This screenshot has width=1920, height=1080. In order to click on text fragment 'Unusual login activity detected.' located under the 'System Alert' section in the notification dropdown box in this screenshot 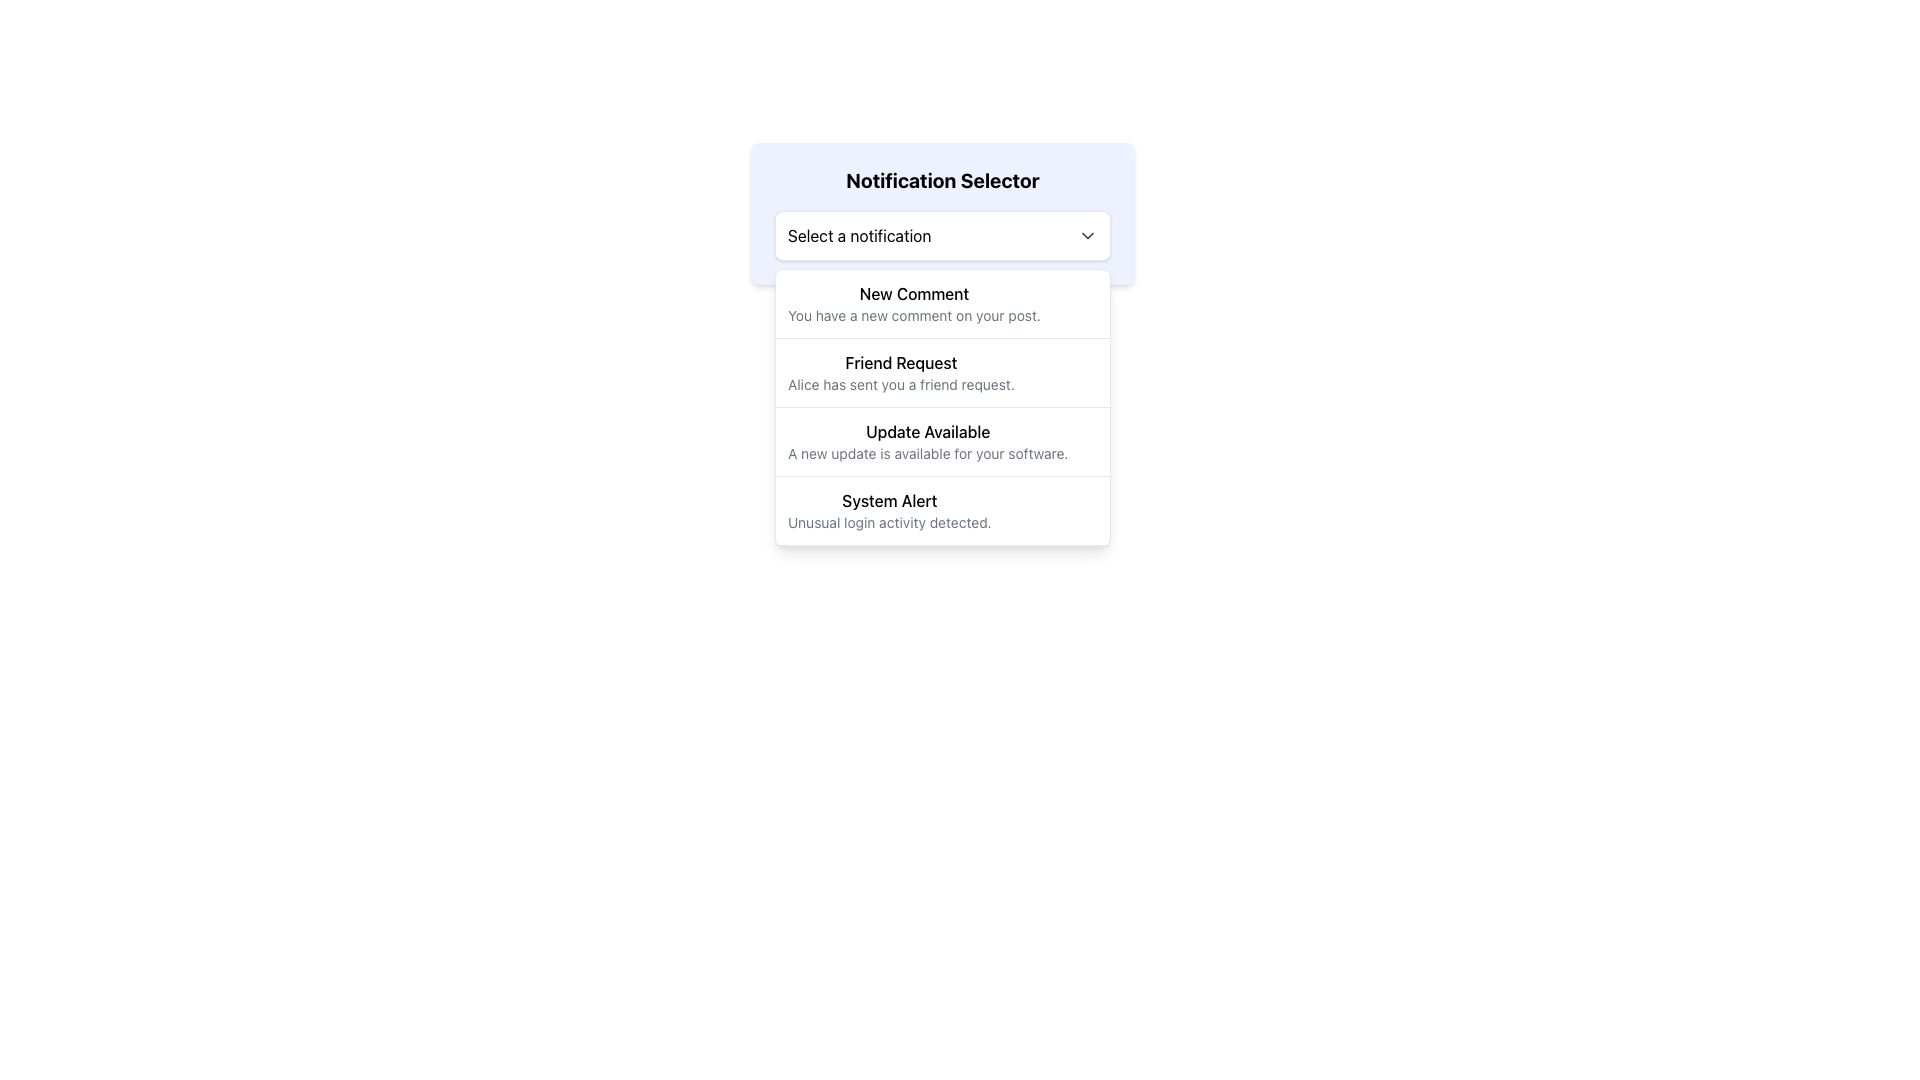, I will do `click(888, 522)`.